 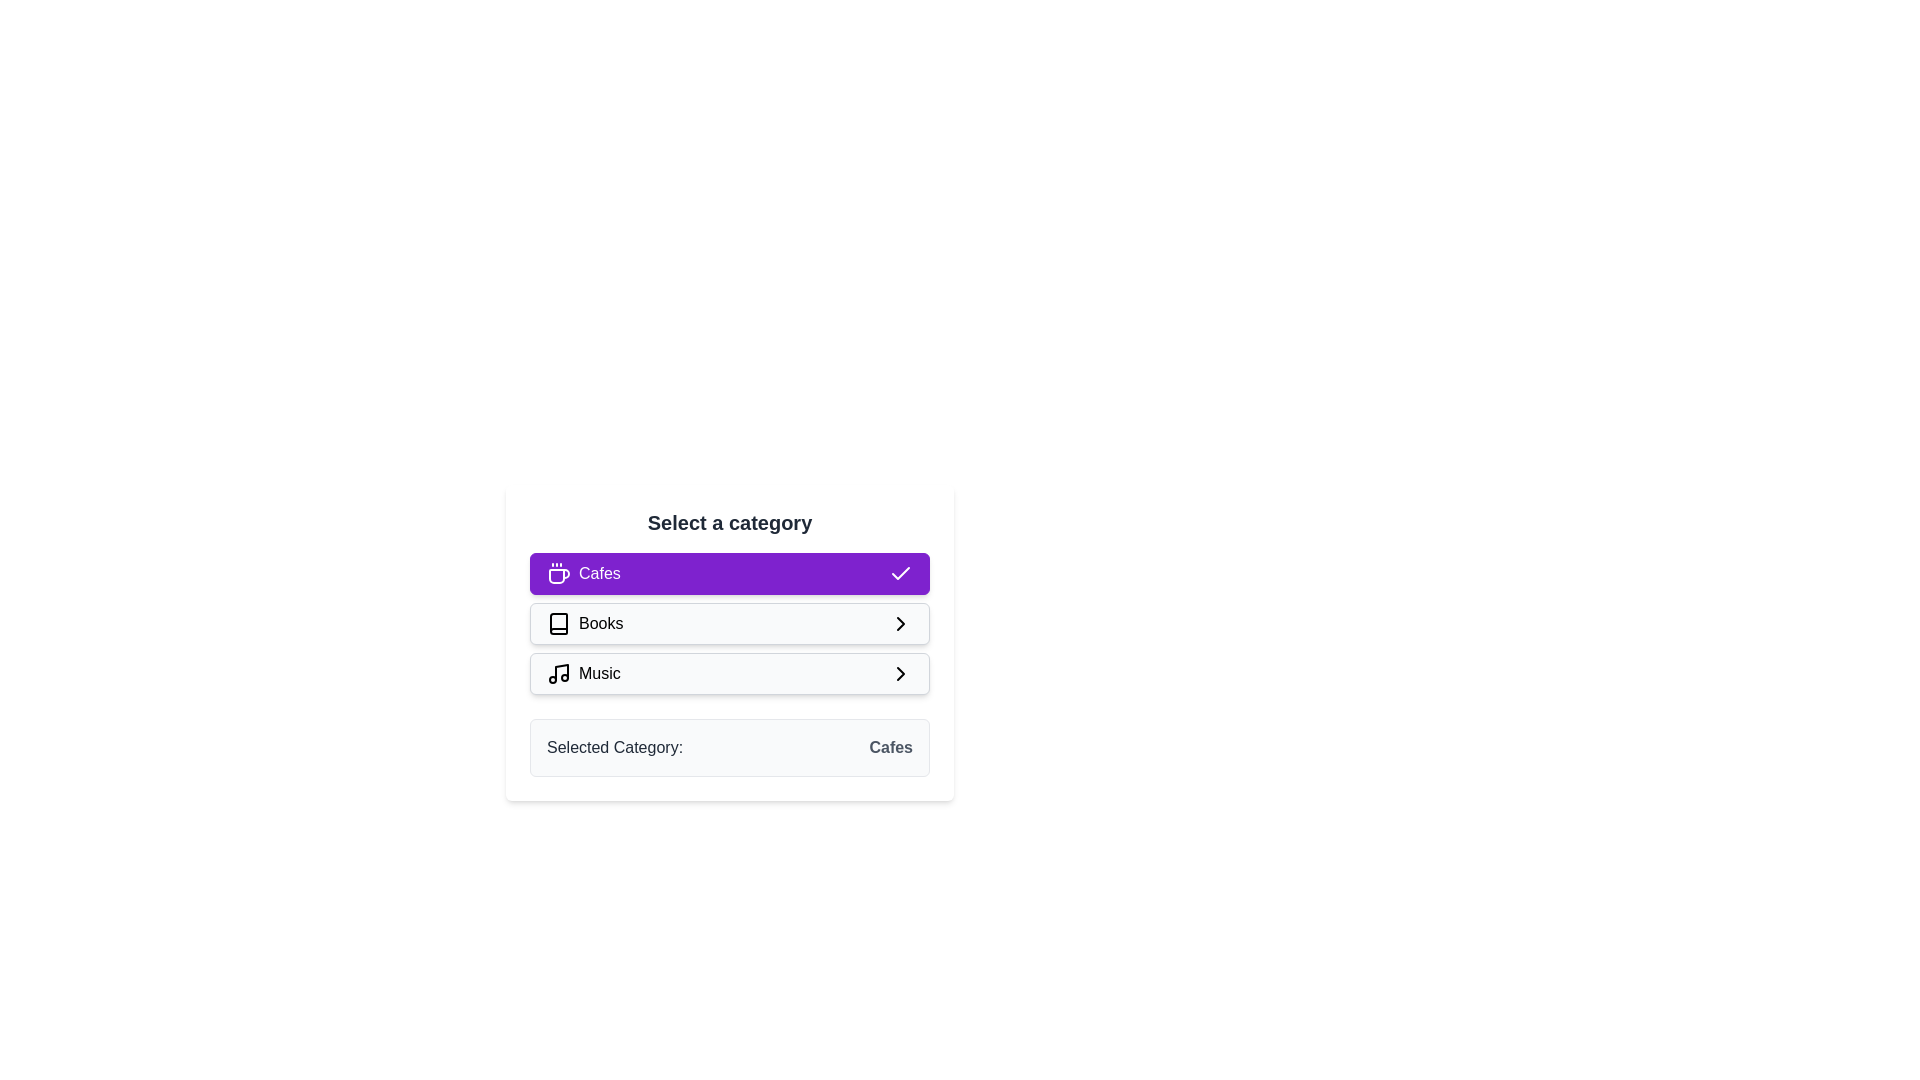 What do you see at coordinates (900, 674) in the screenshot?
I see `the right-pointing chevron icon located to the far right of the 'Music' entry in the 'Select a category' panel` at bounding box center [900, 674].